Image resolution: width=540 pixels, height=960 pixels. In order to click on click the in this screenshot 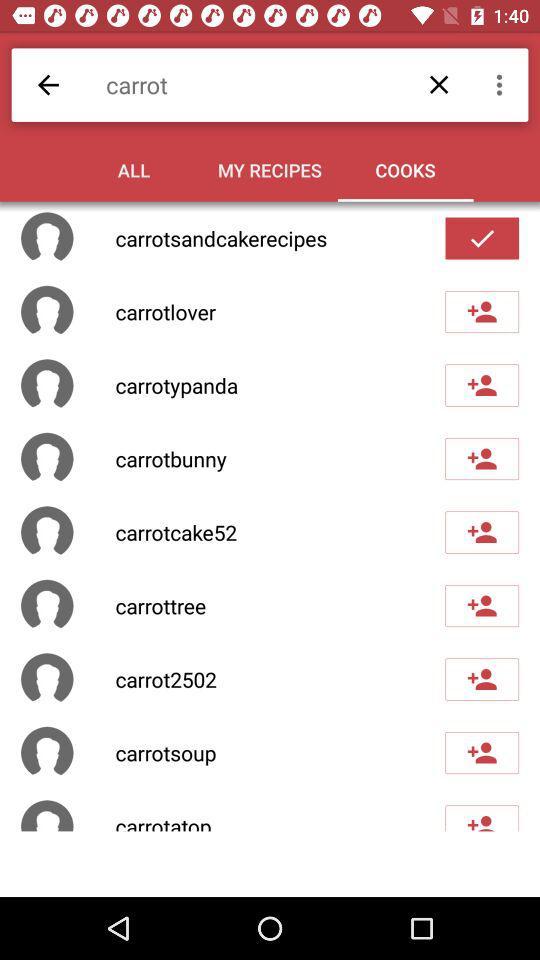, I will do `click(481, 238)`.